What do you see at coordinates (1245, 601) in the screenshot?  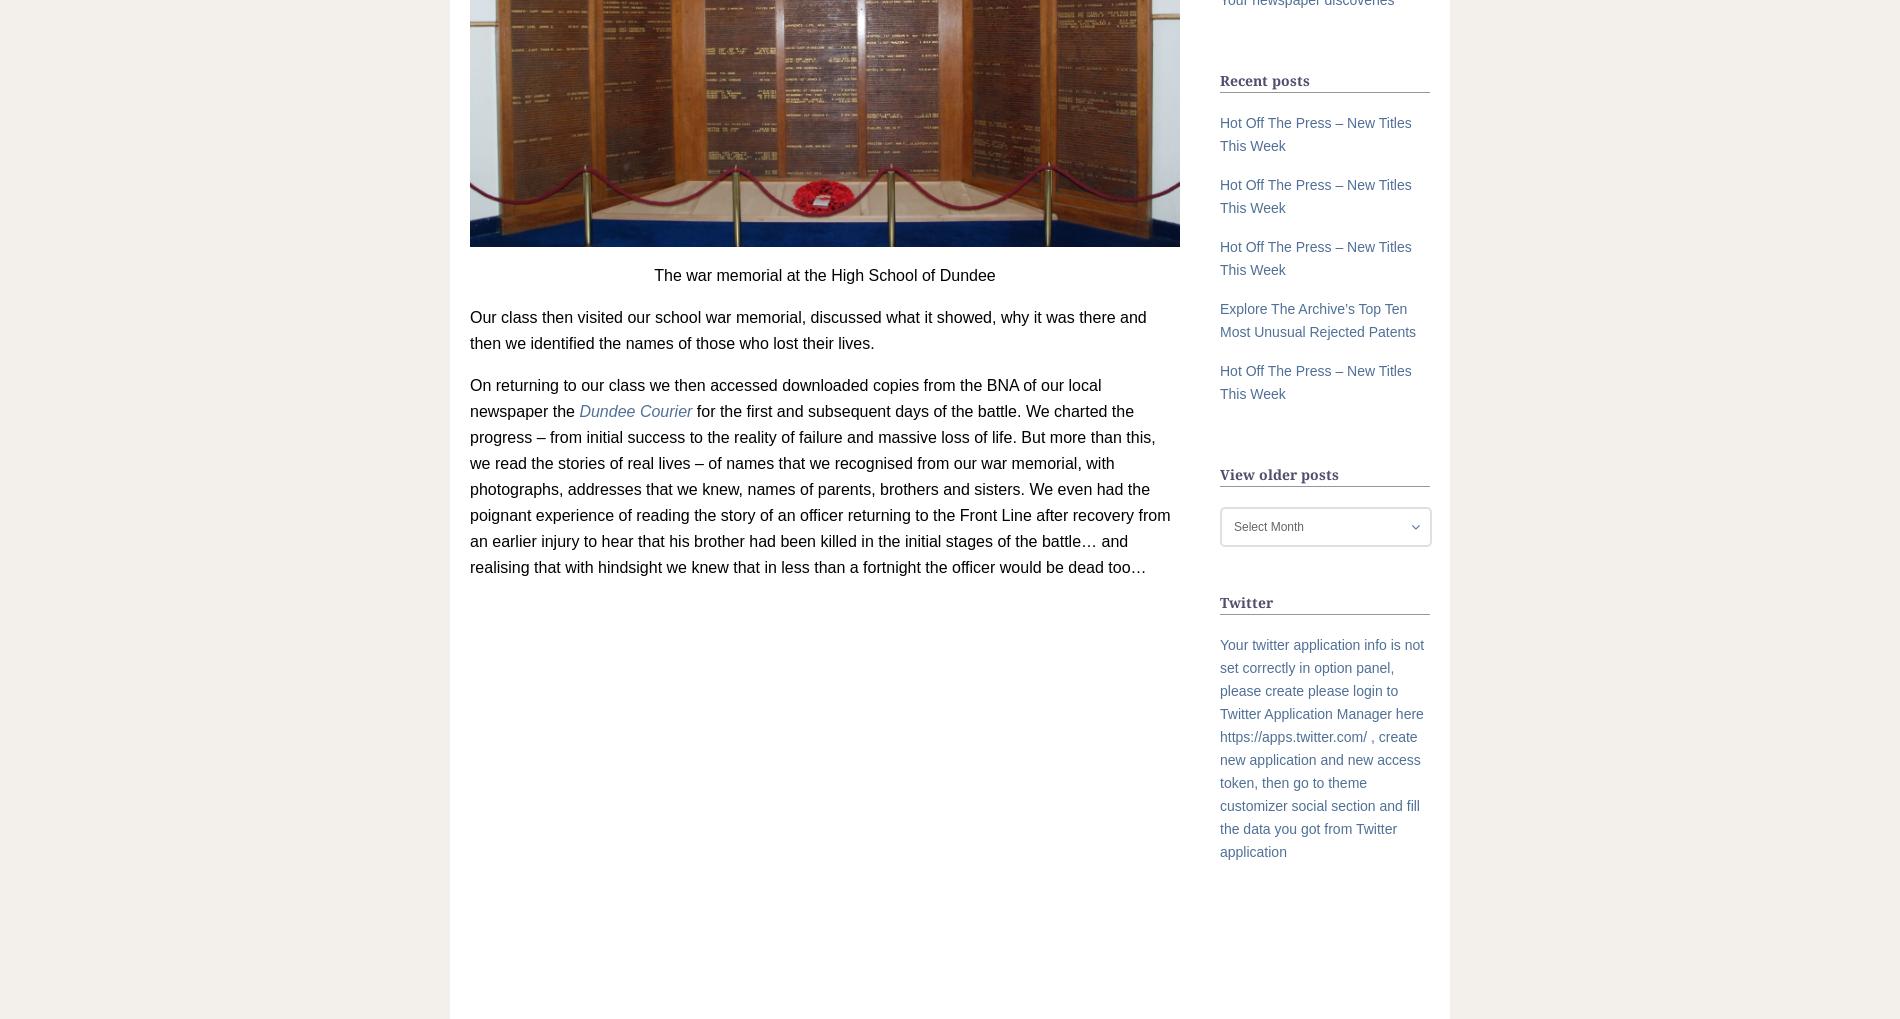 I see `'Twitter'` at bounding box center [1245, 601].